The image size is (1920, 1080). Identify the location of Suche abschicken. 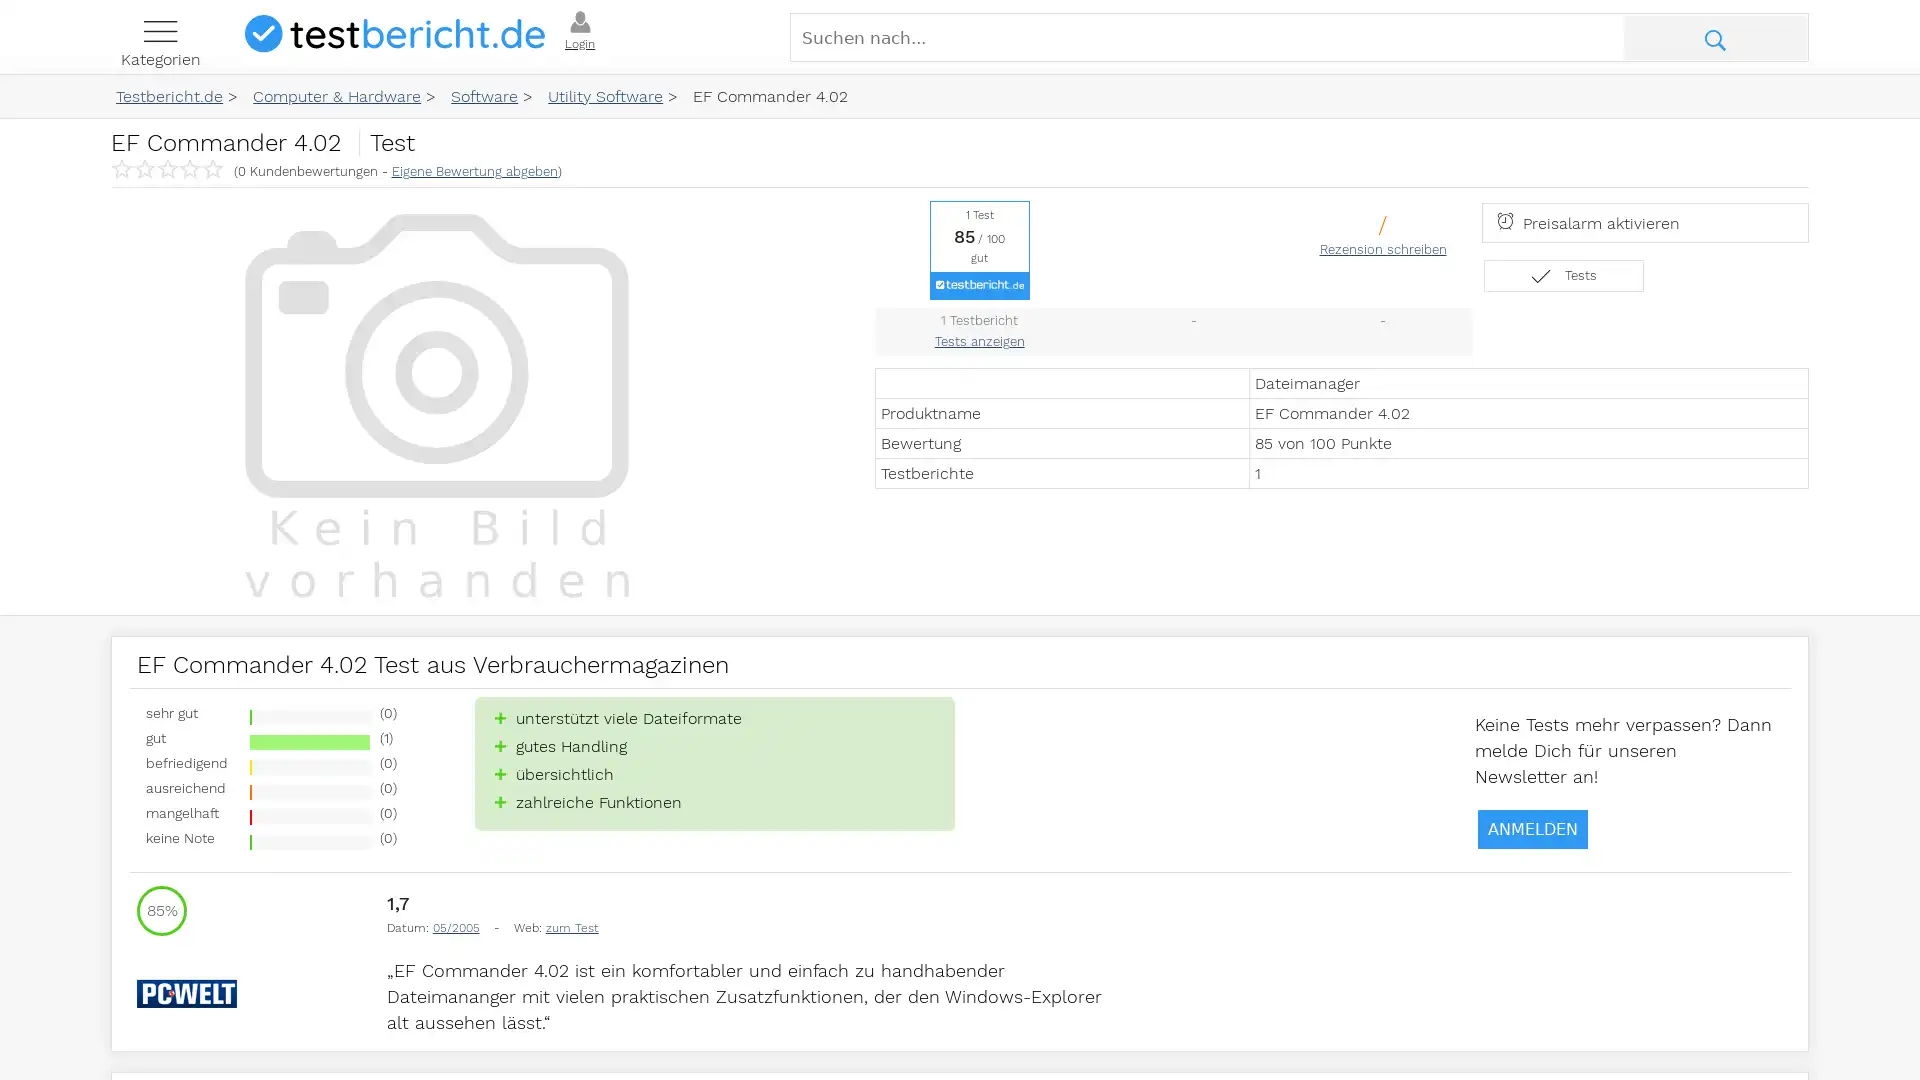
(1713, 37).